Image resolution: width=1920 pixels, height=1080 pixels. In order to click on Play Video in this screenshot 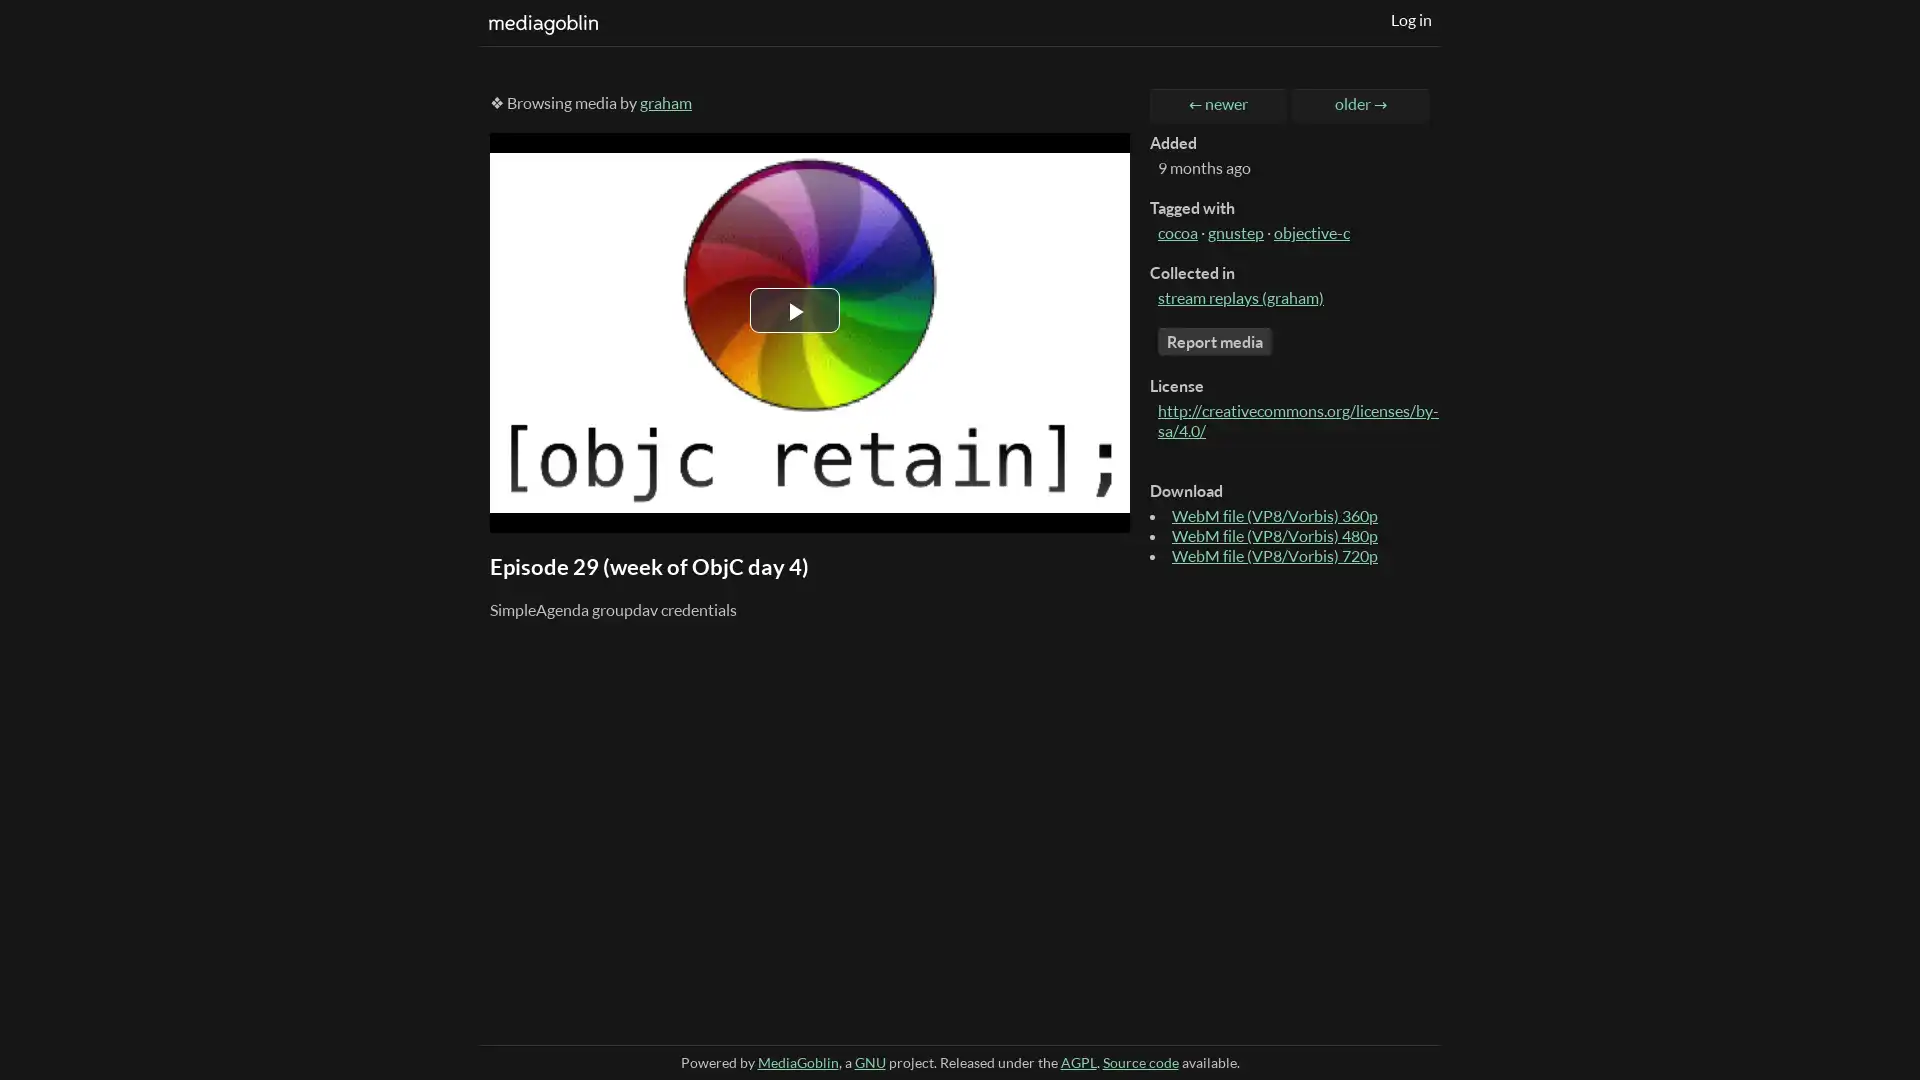, I will do `click(794, 310)`.